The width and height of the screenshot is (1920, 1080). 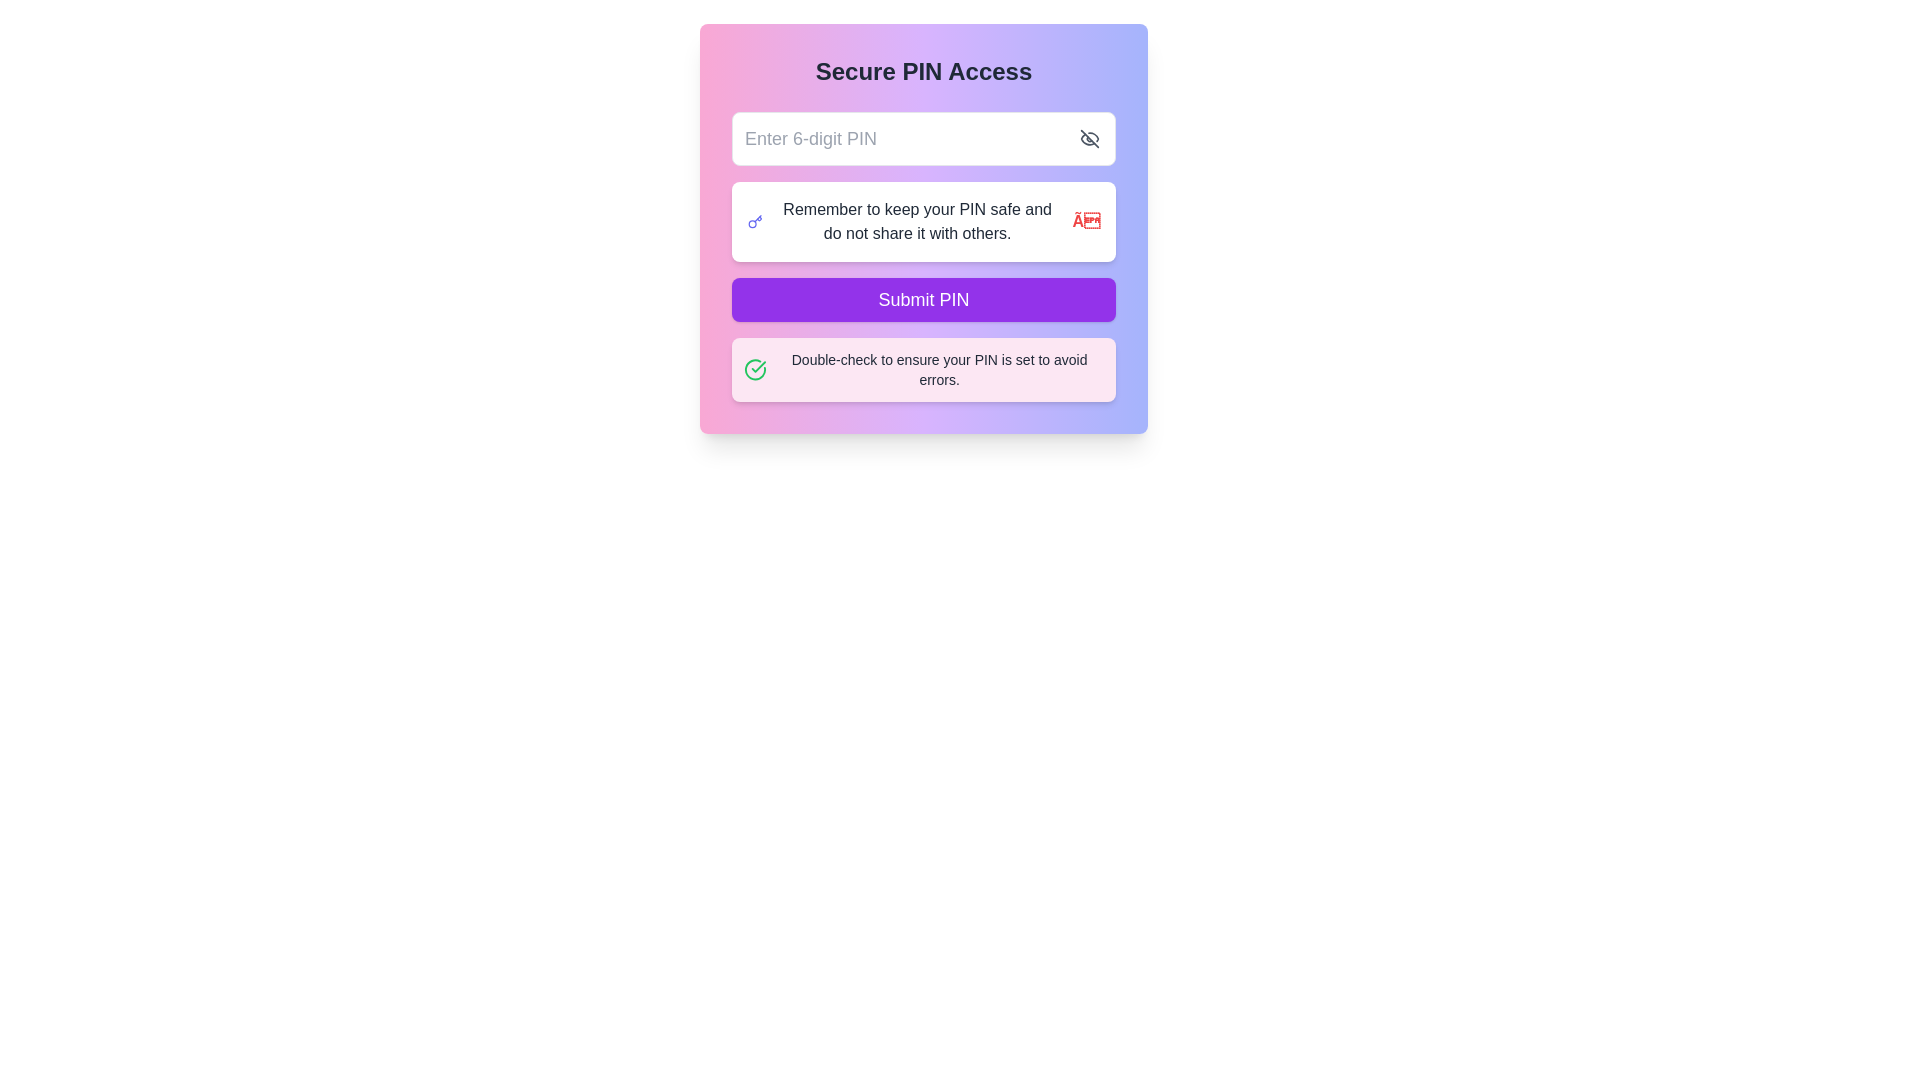 What do you see at coordinates (923, 370) in the screenshot?
I see `the informational tooltip located below the 'Submit PIN' button, which serves as a reminder for users to ensure their PIN is properly set` at bounding box center [923, 370].